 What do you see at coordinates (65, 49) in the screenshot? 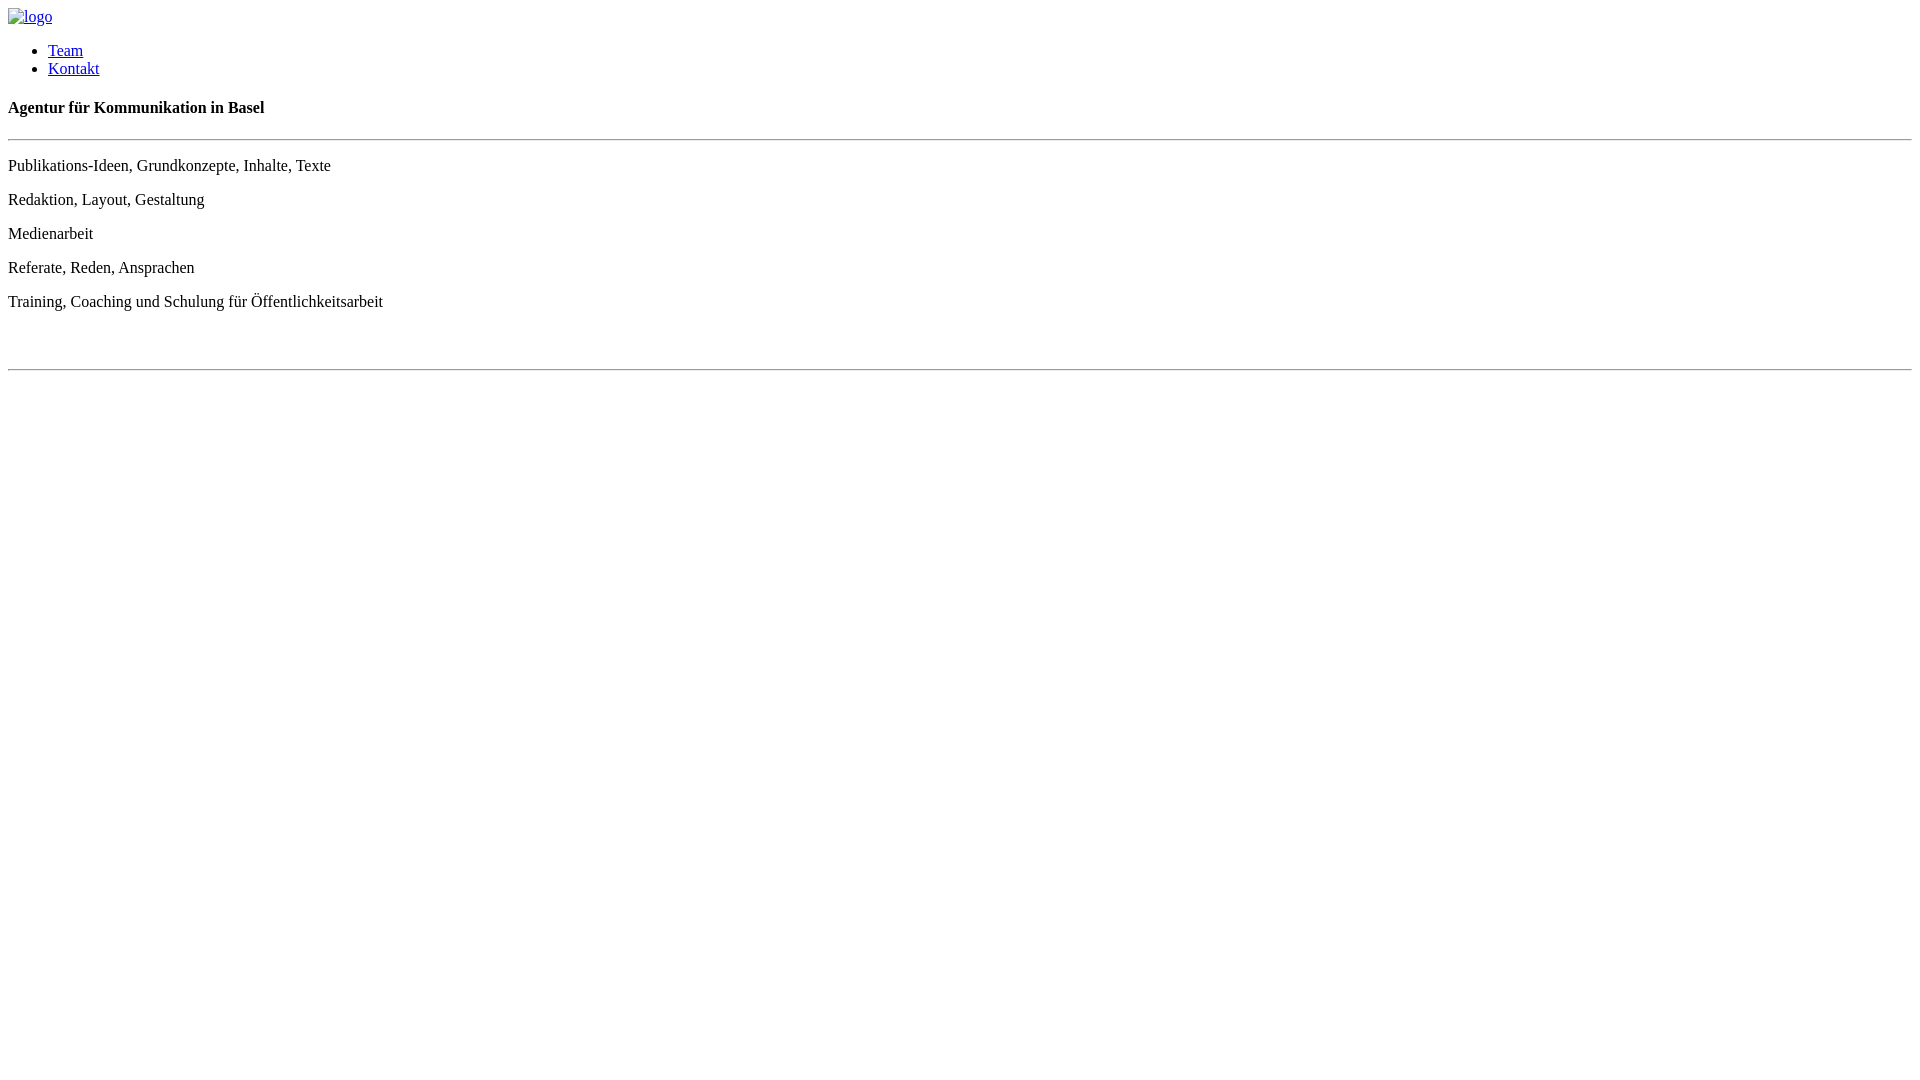
I see `'Team'` at bounding box center [65, 49].